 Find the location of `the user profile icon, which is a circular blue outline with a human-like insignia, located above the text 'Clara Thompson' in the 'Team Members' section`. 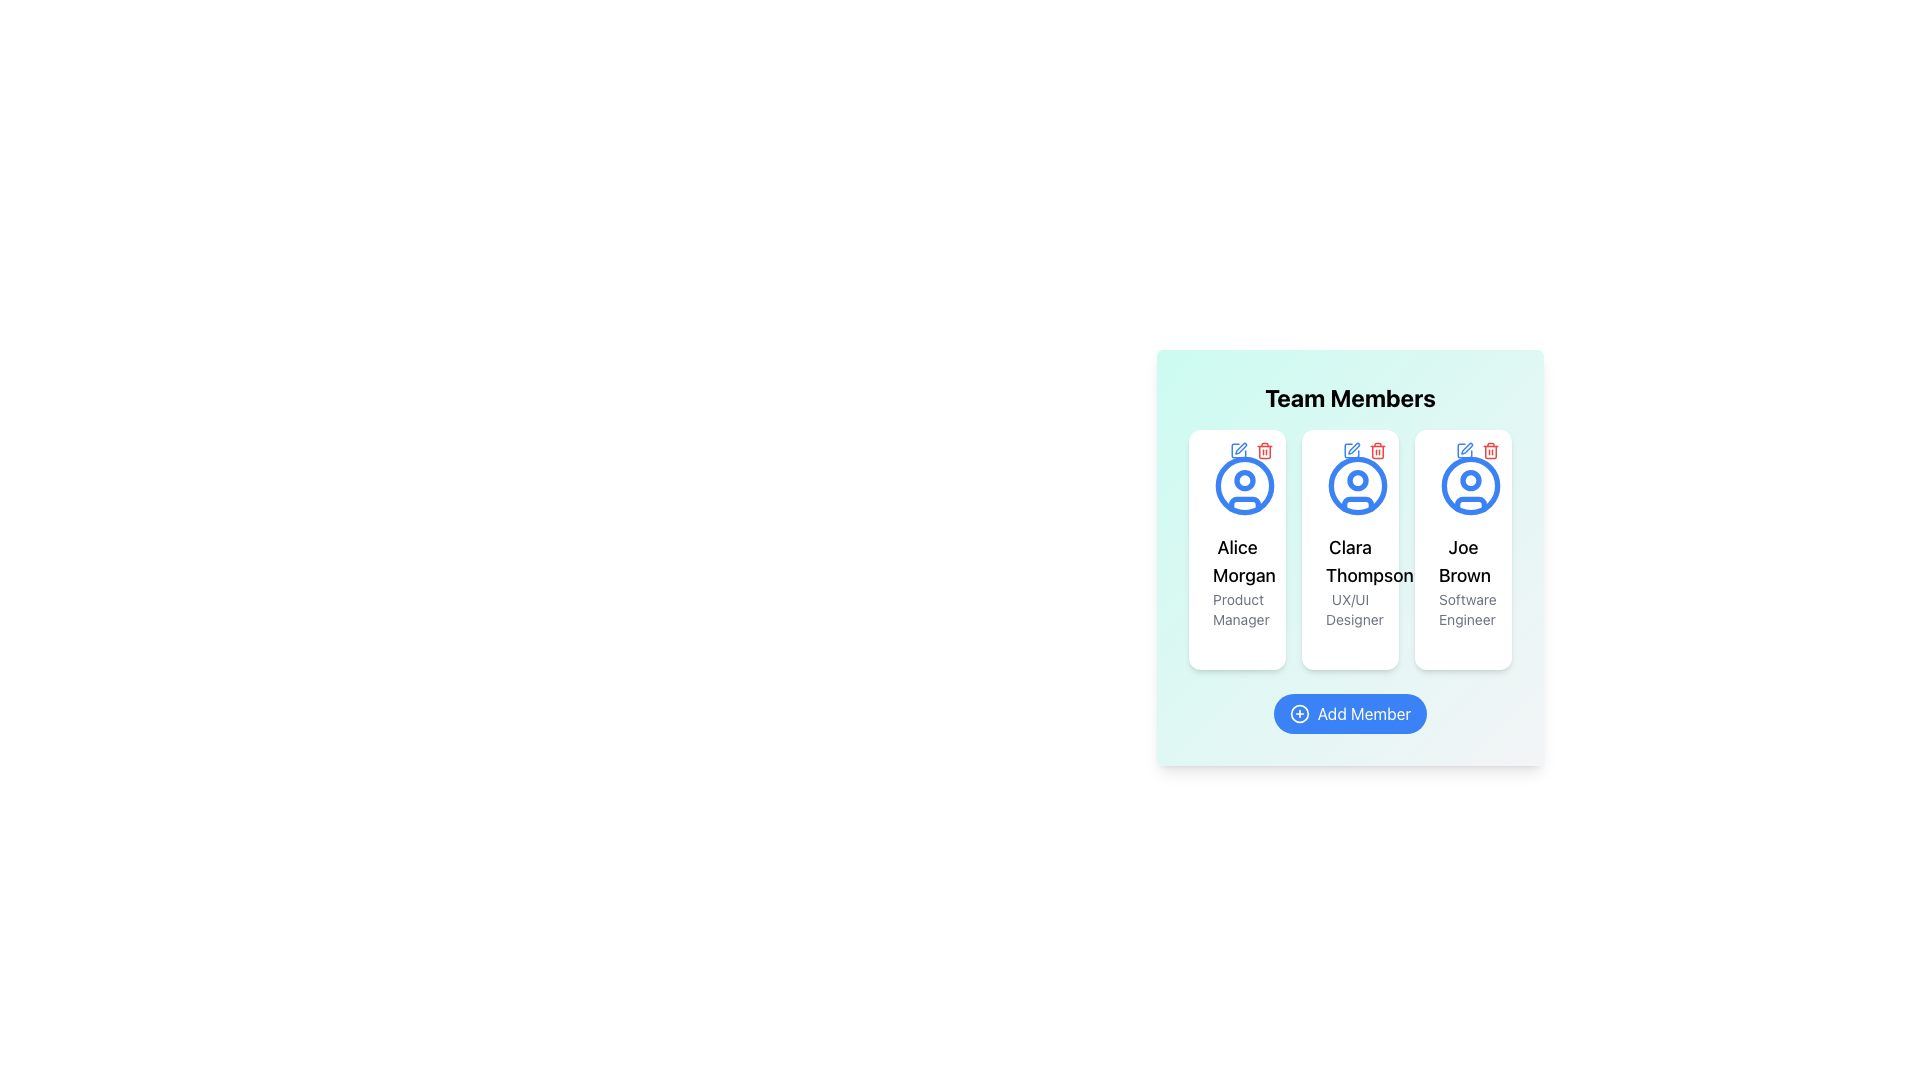

the user profile icon, which is a circular blue outline with a human-like insignia, located above the text 'Clara Thompson' in the 'Team Members' section is located at coordinates (1358, 486).